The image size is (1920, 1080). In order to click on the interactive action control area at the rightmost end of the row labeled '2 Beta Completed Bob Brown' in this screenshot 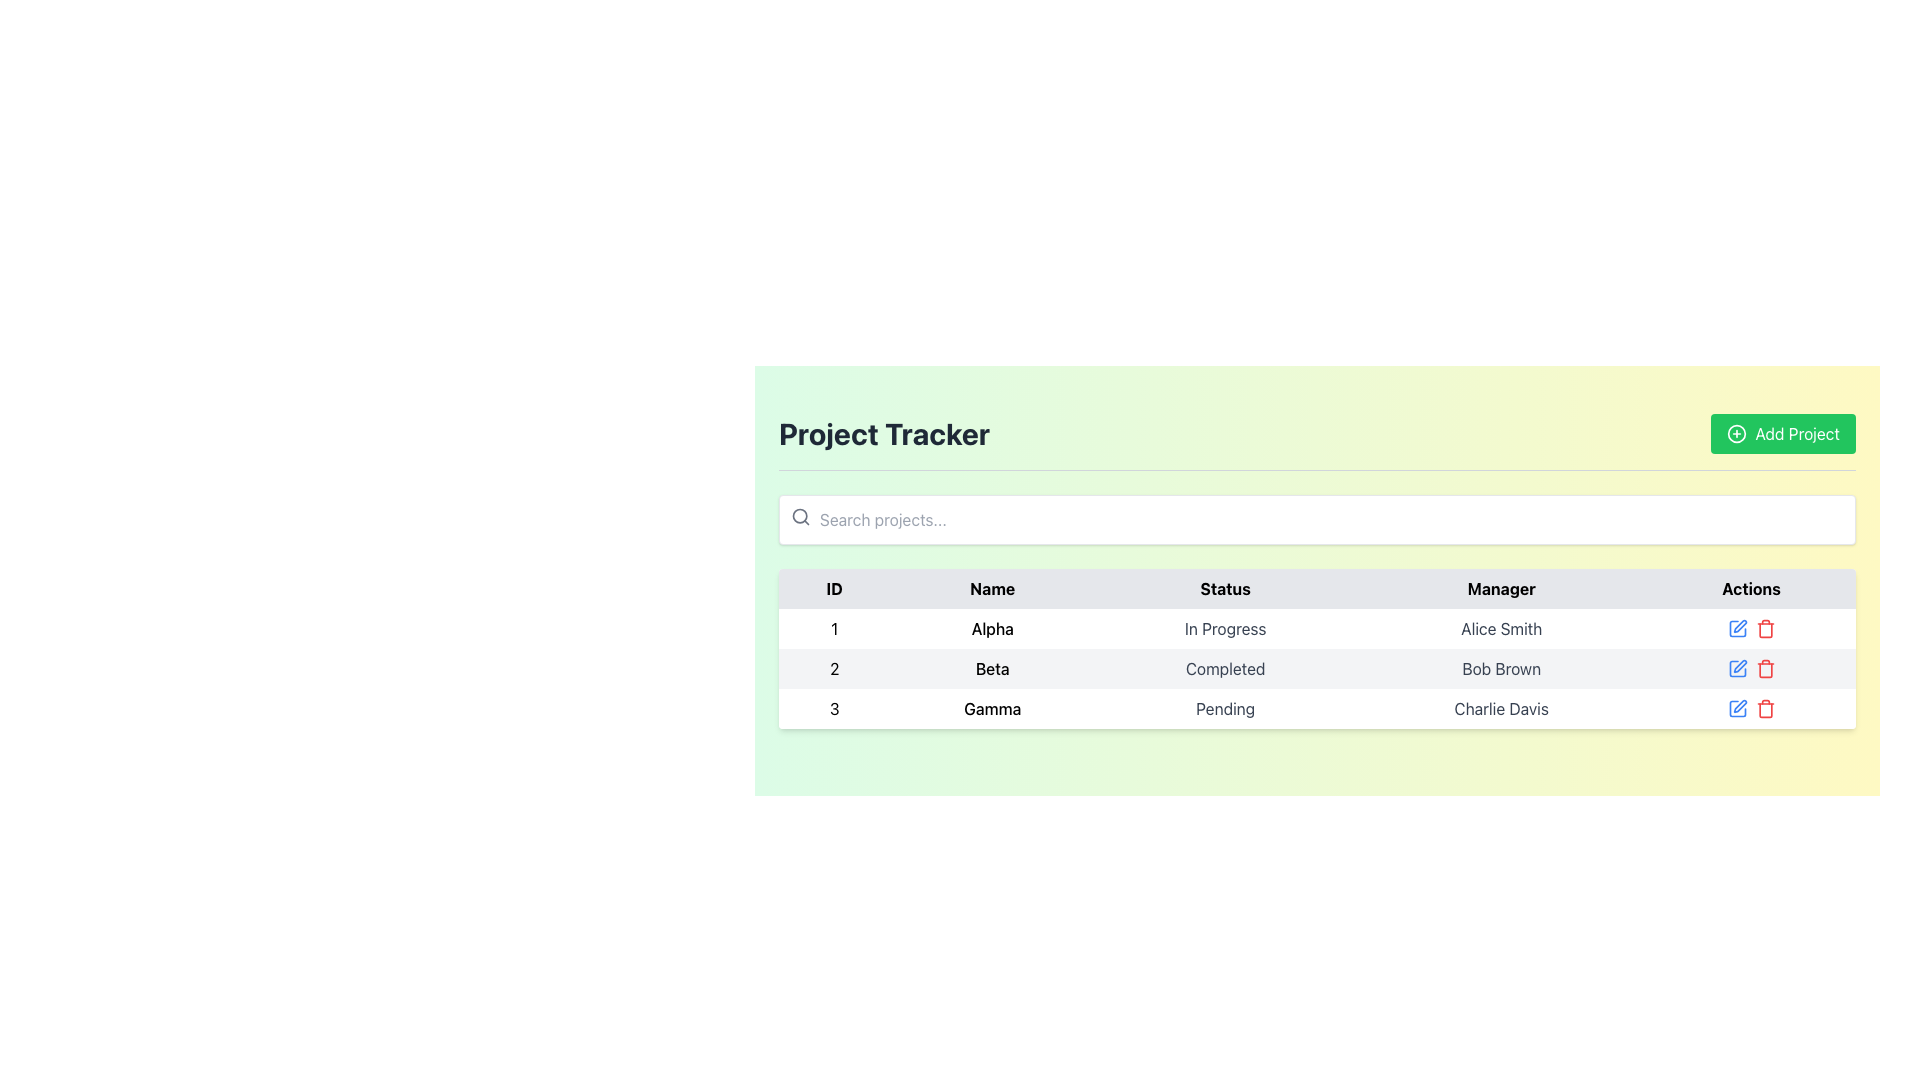, I will do `click(1750, 668)`.